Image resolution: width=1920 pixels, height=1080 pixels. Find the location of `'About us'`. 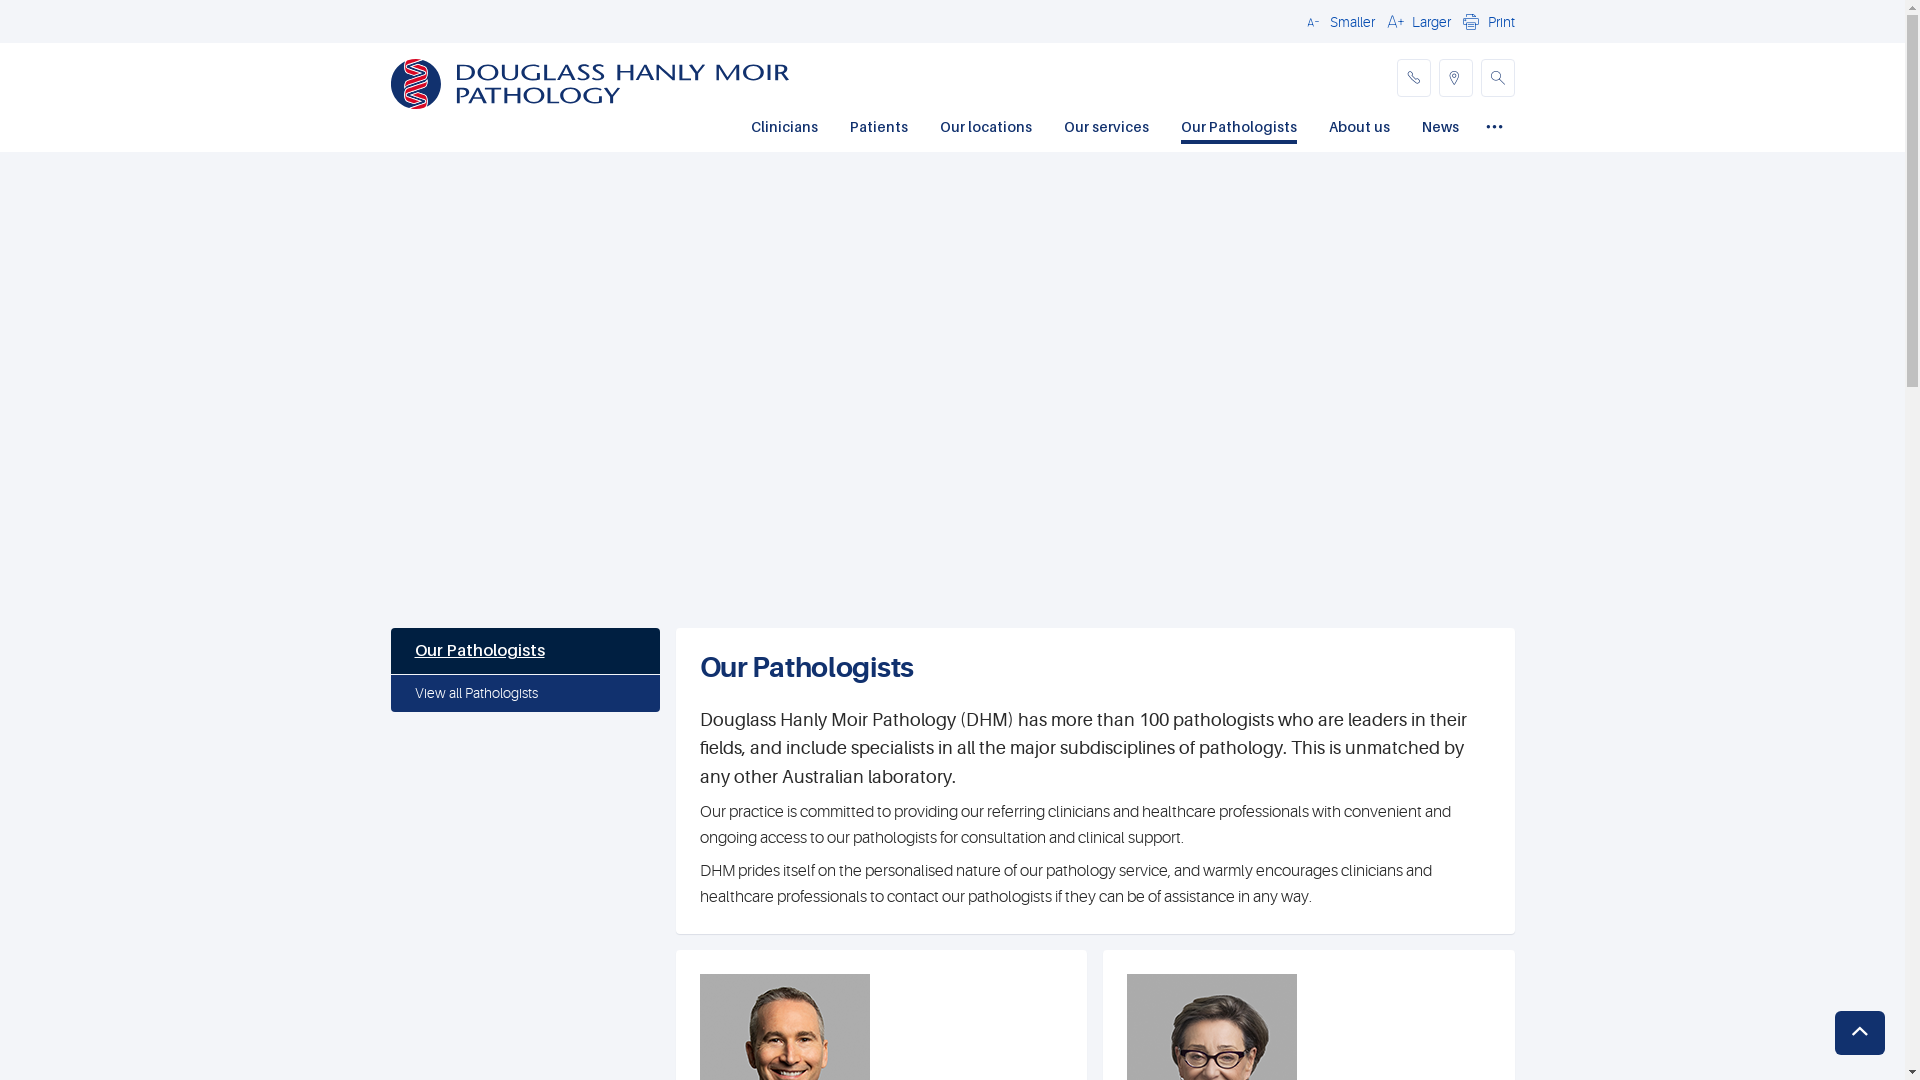

'About us' is located at coordinates (1328, 128).